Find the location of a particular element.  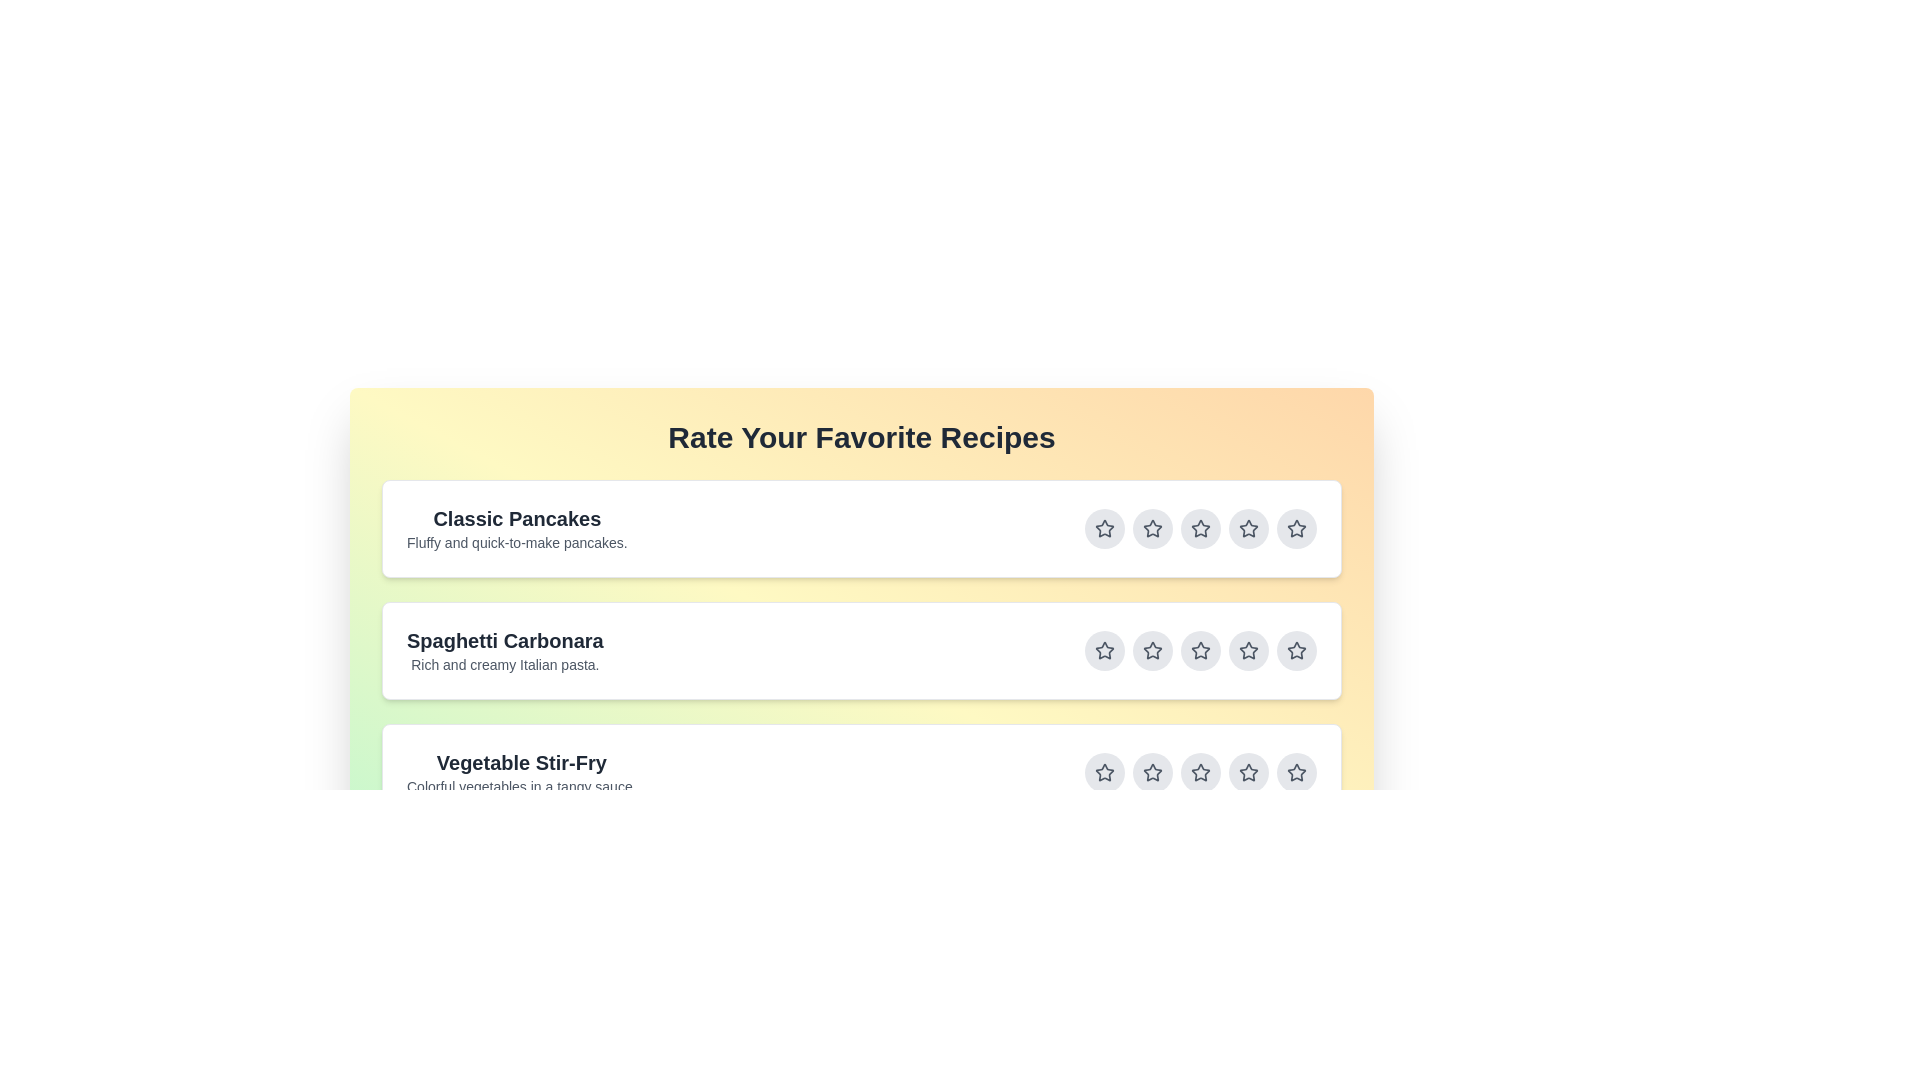

the star button corresponding to 1 stars for the recipe titled Spaghetti Carbonara is located at coordinates (1103, 651).